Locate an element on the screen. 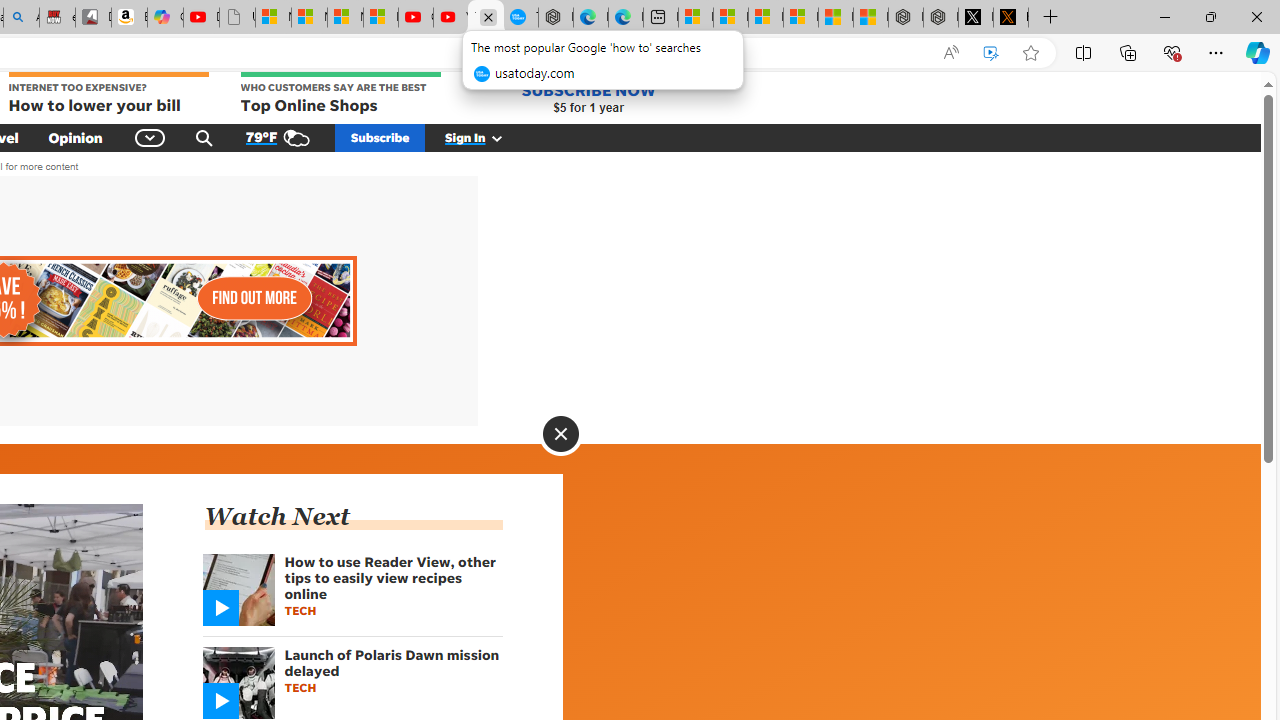 The image size is (1280, 720). 'YouTube Kids - An App Created for Kids to Explore Content' is located at coordinates (450, 17).